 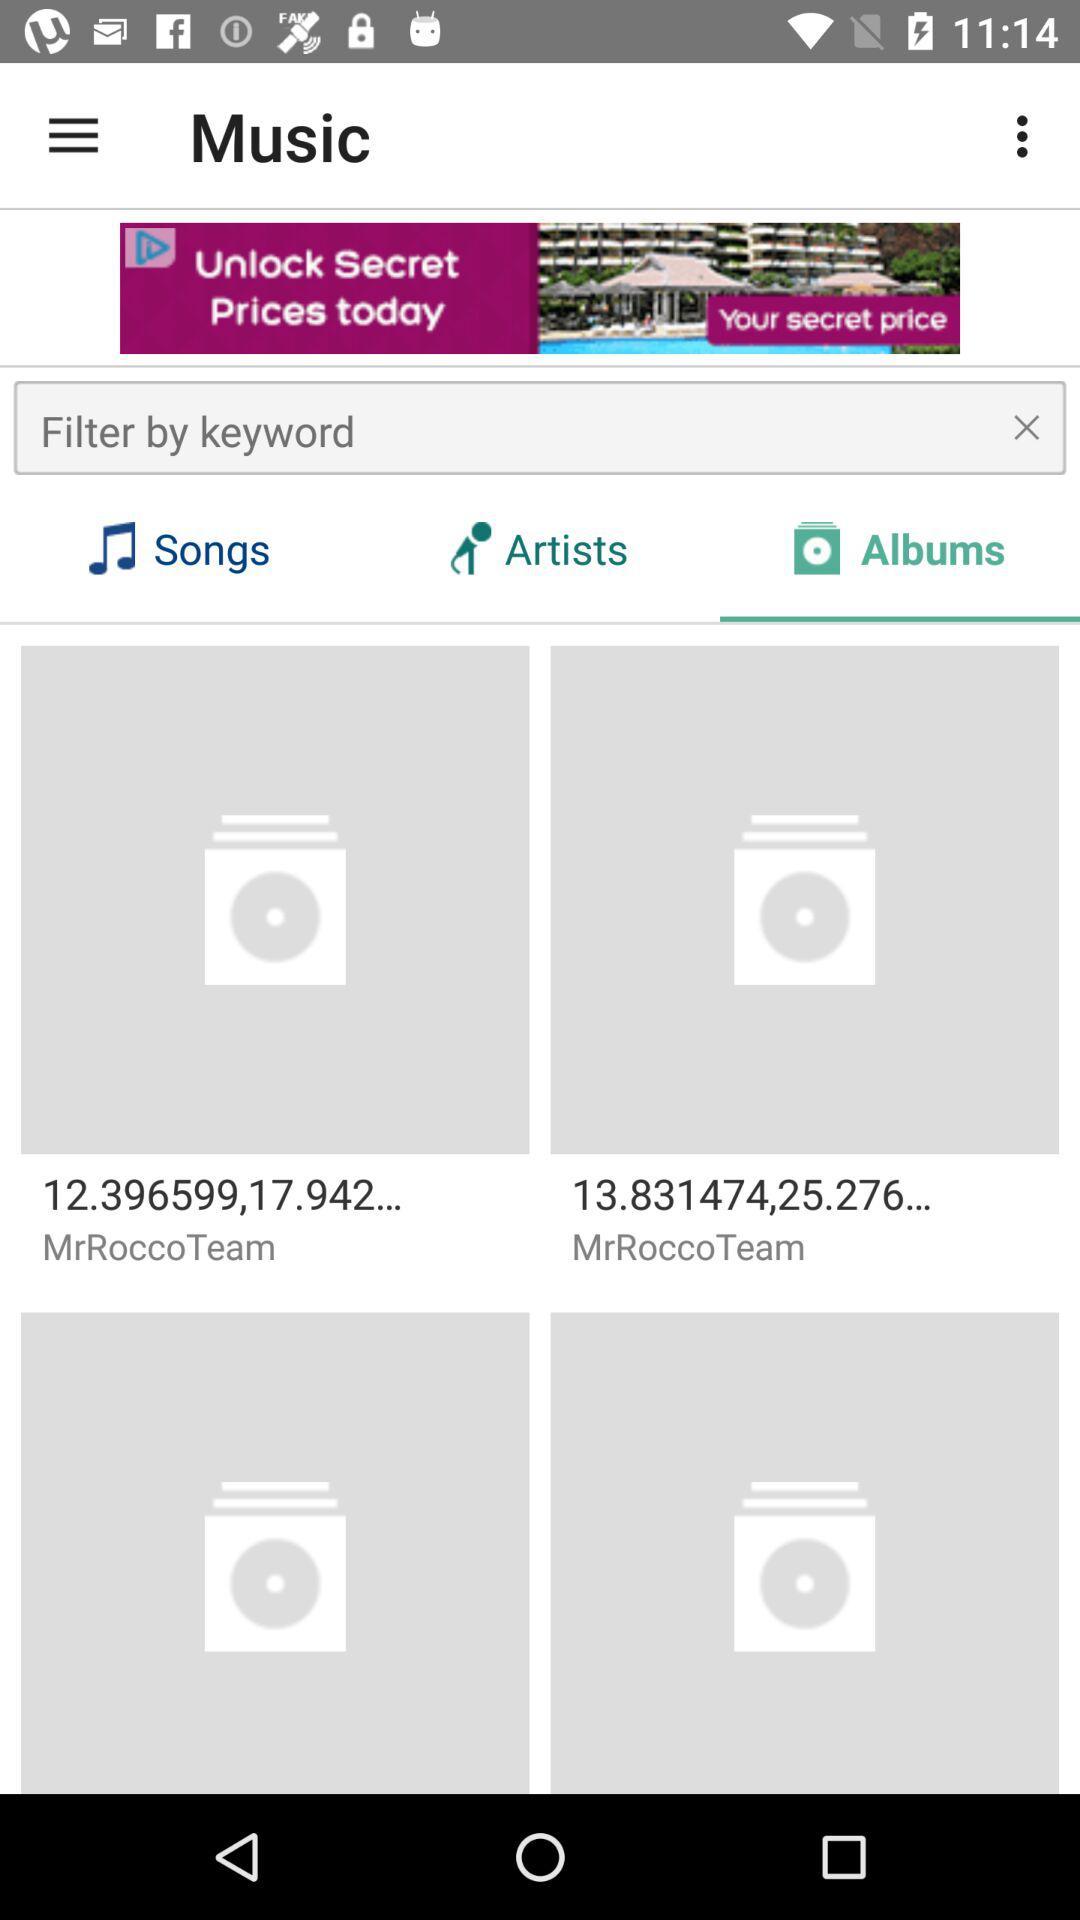 I want to click on the box above songs at the top of the page, so click(x=540, y=426).